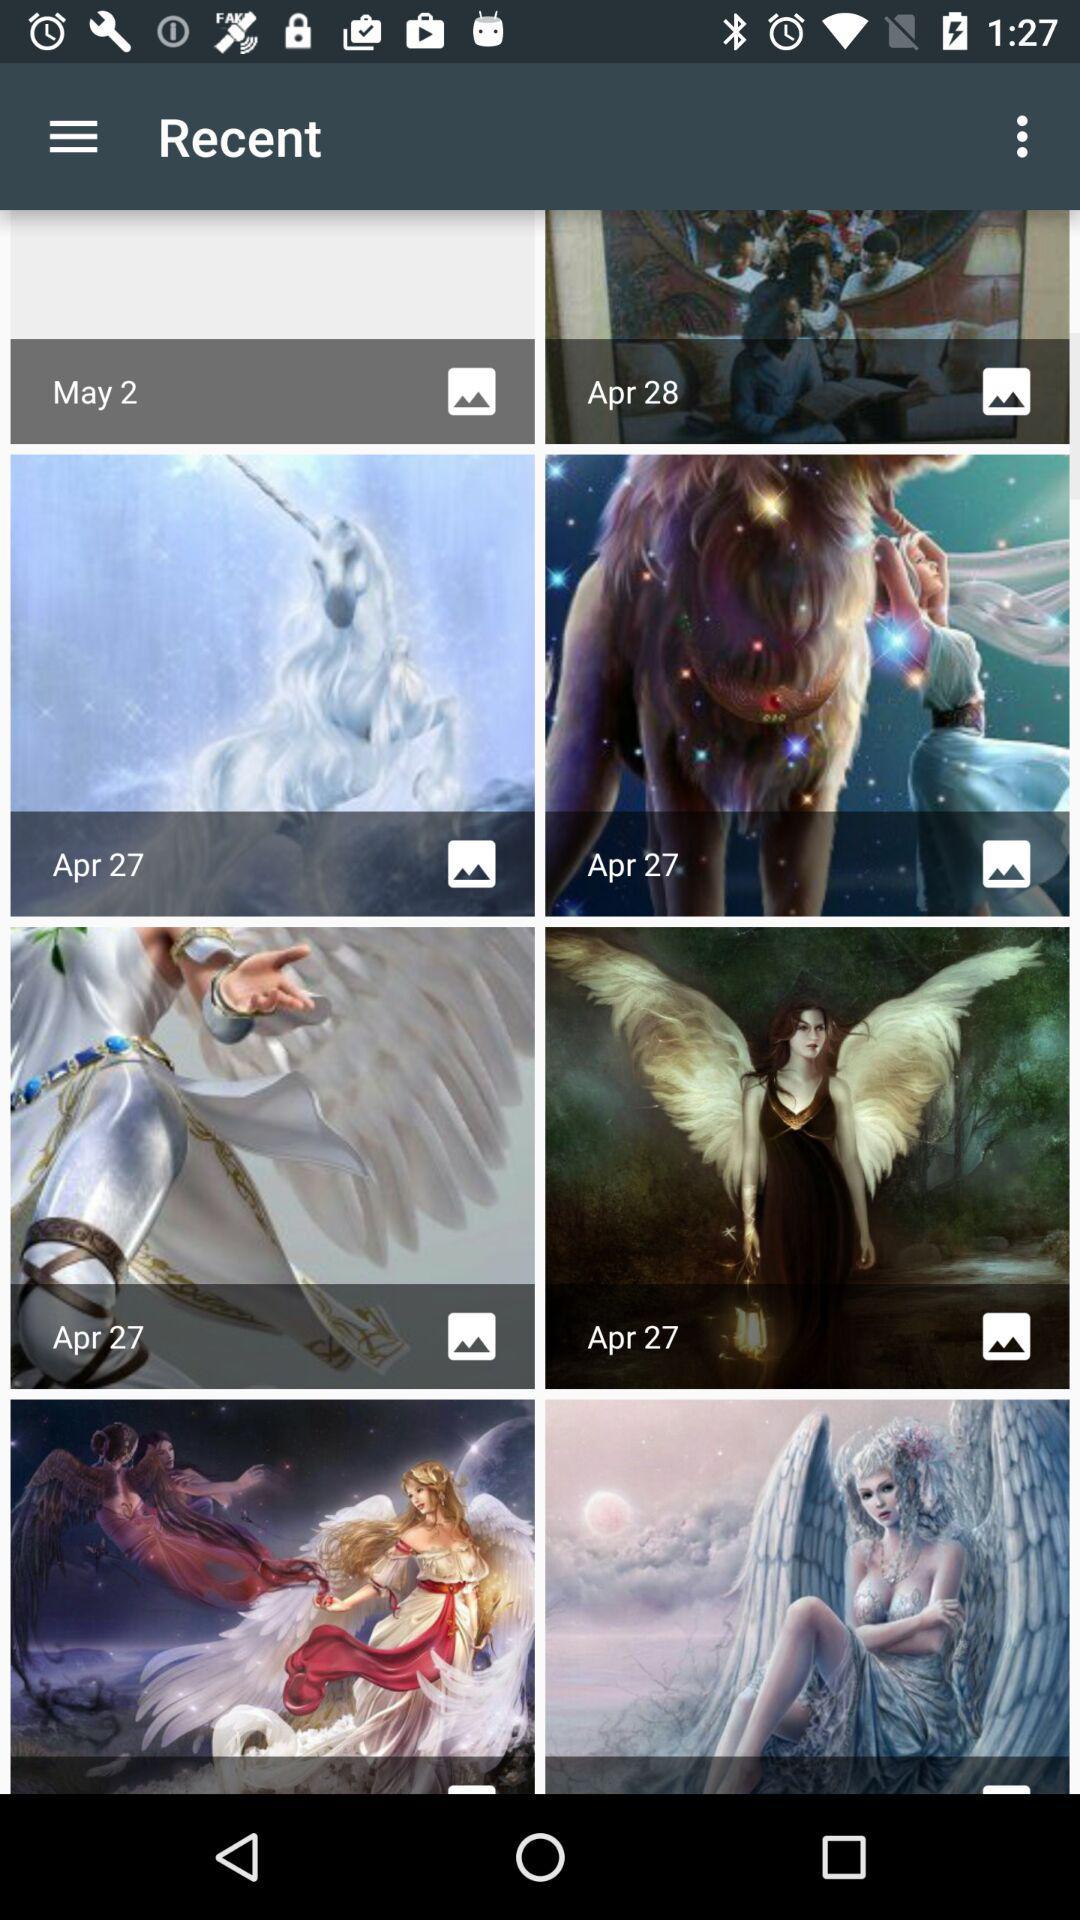  I want to click on the app to the left of the recent app, so click(72, 135).